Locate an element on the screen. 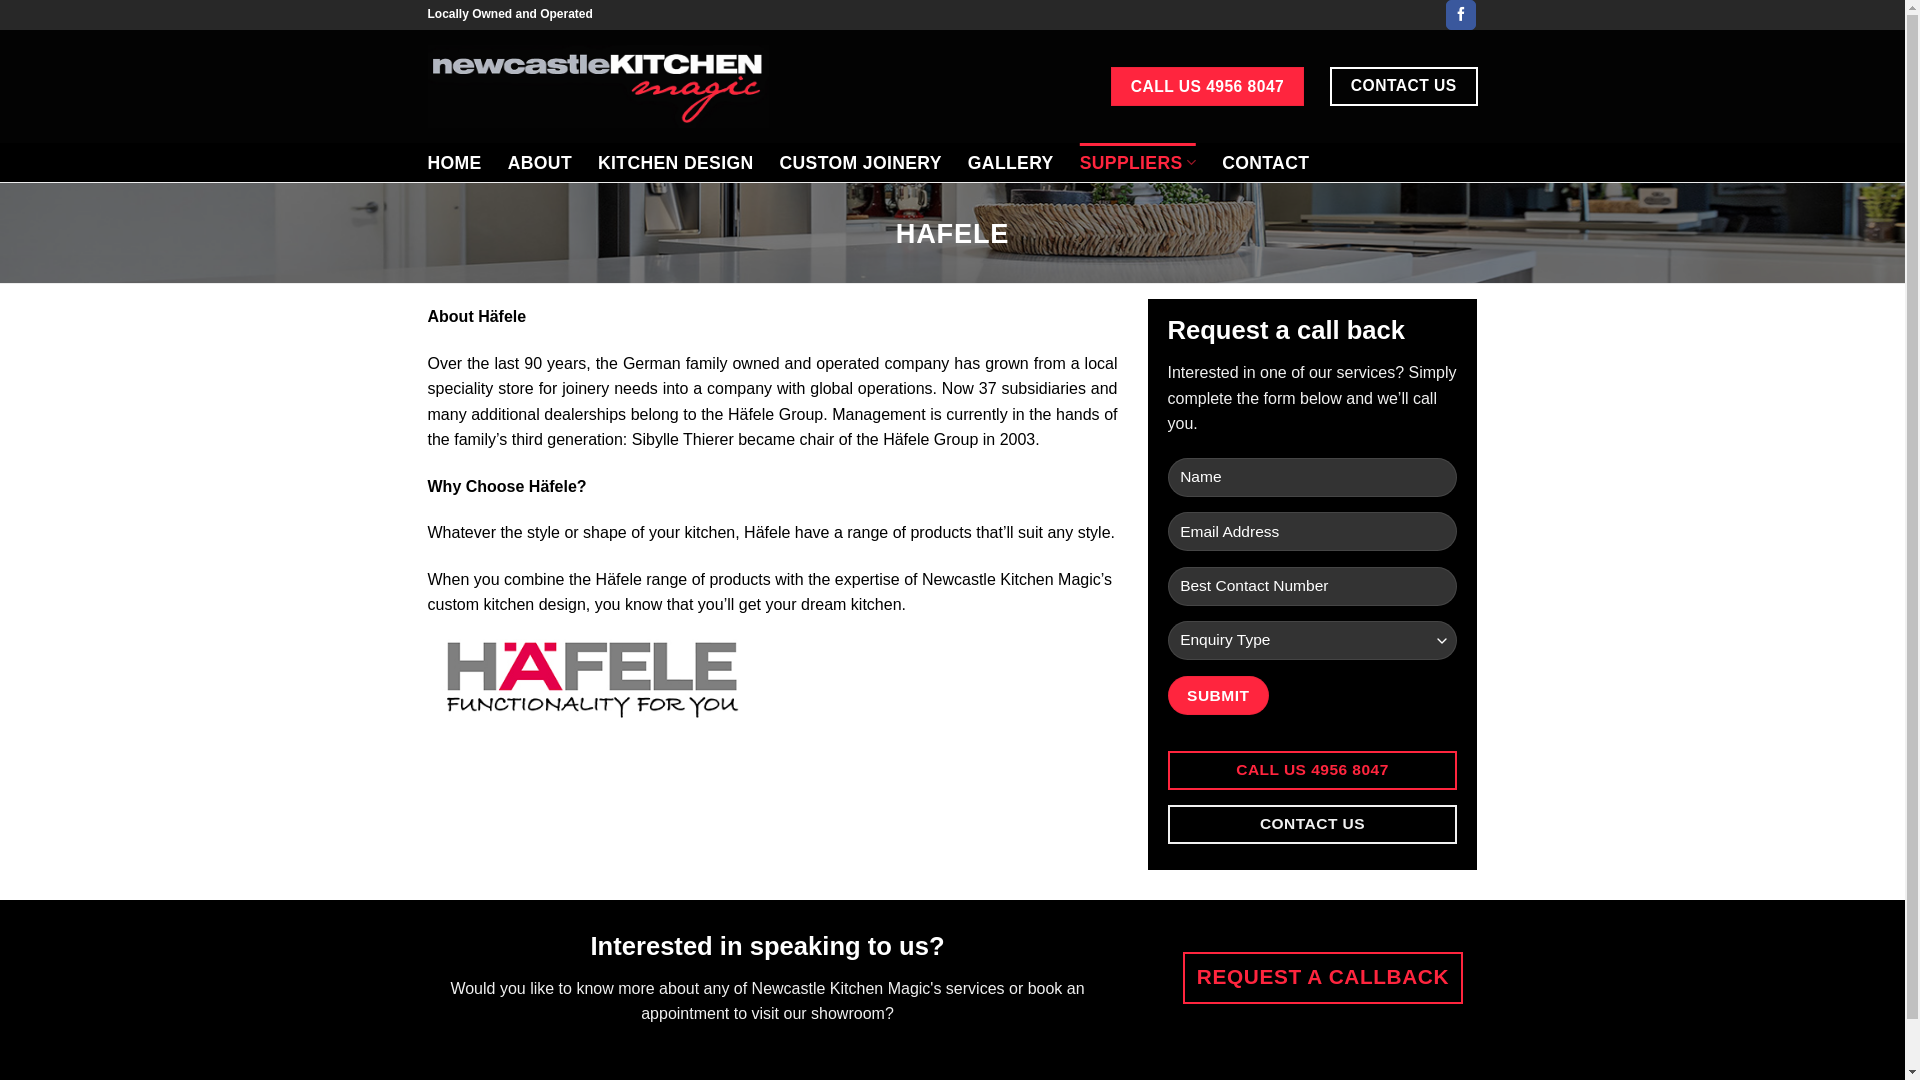 The width and height of the screenshot is (1920, 1080). 'REQUEST A CALLBACK' is located at coordinates (1321, 977).